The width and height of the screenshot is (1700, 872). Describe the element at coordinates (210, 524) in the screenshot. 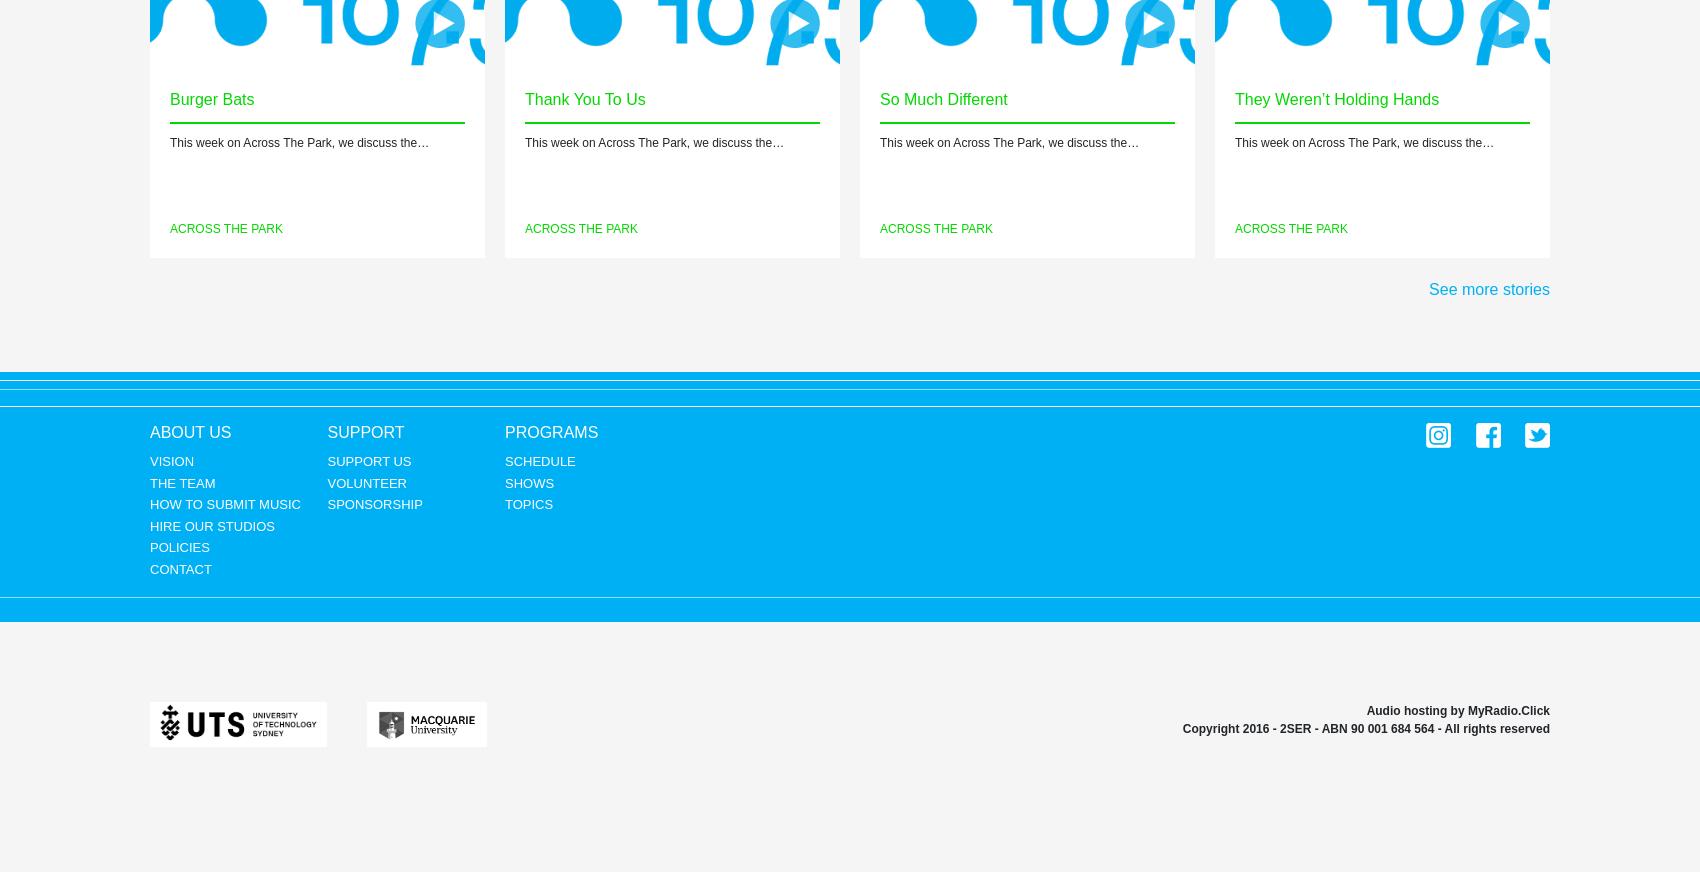

I see `'Hire Our Studios'` at that location.